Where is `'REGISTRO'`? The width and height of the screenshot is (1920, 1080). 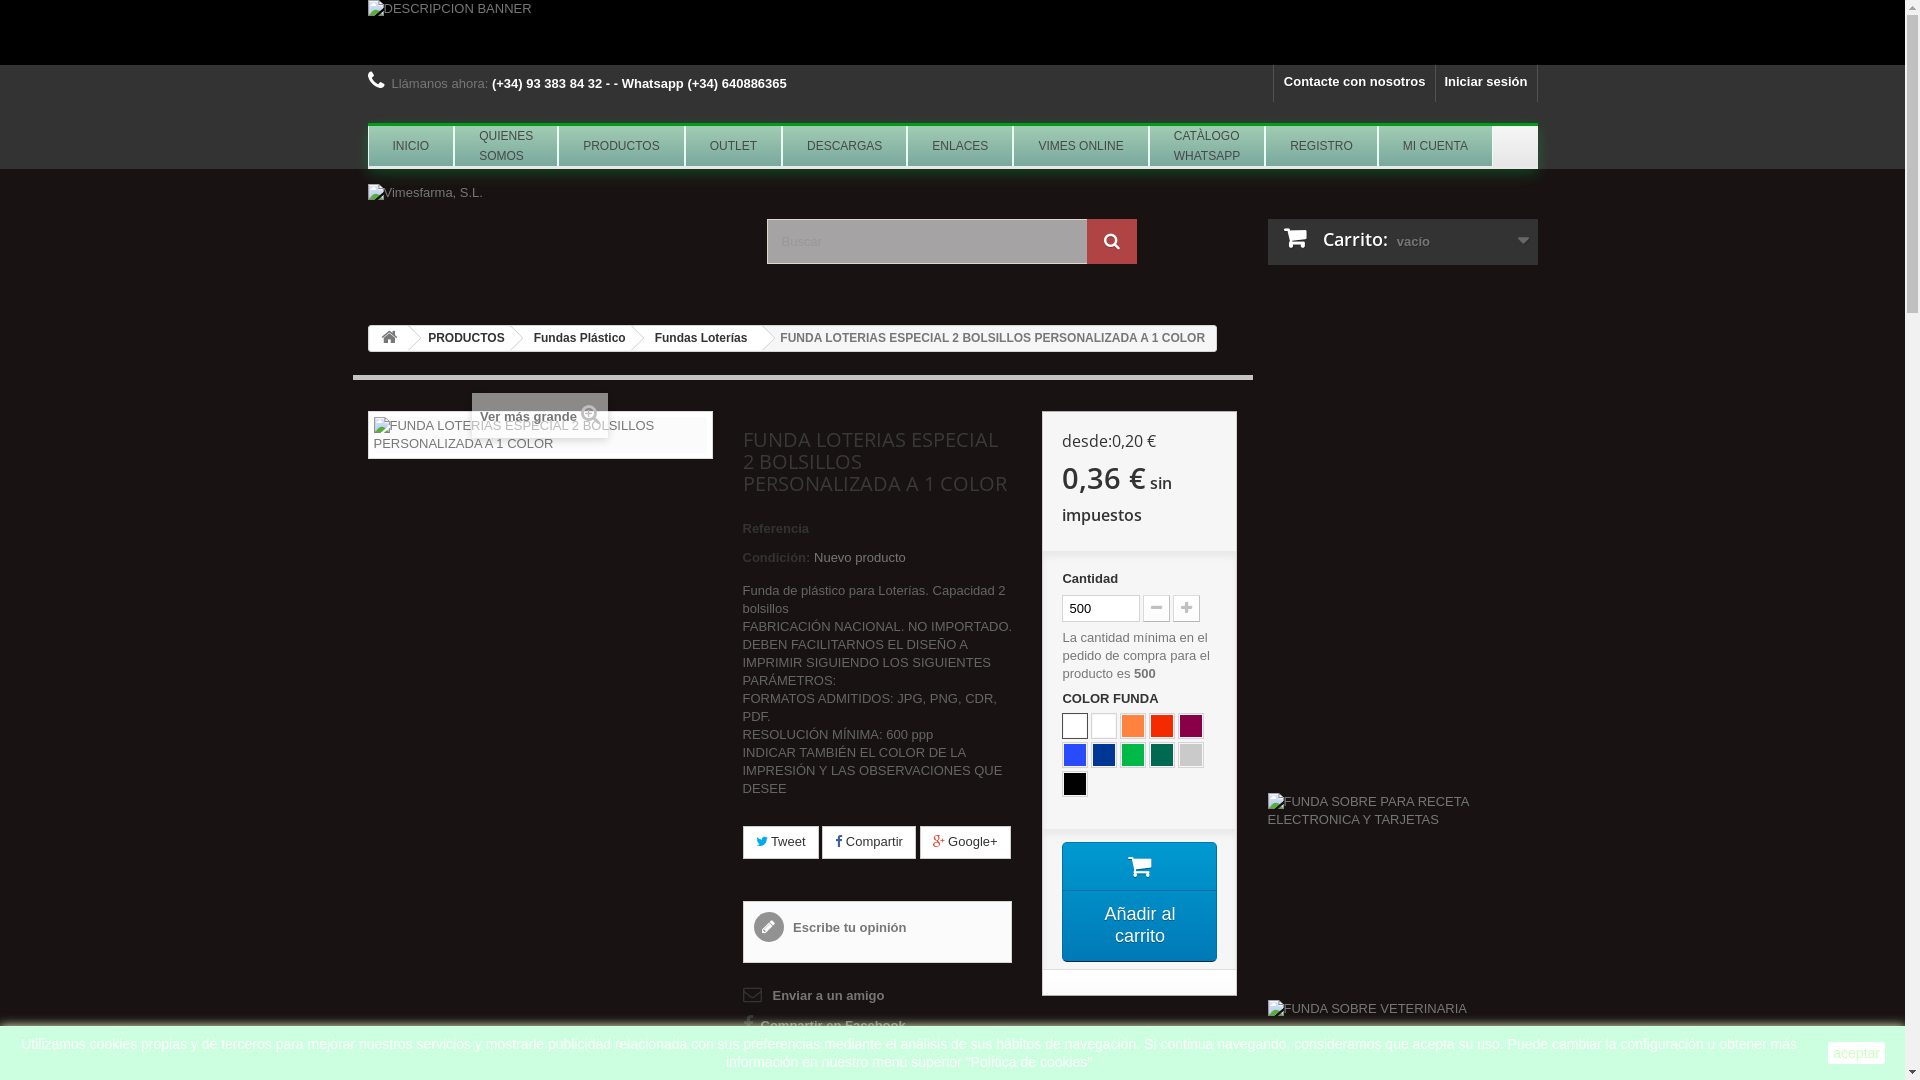
'REGISTRO' is located at coordinates (1321, 145).